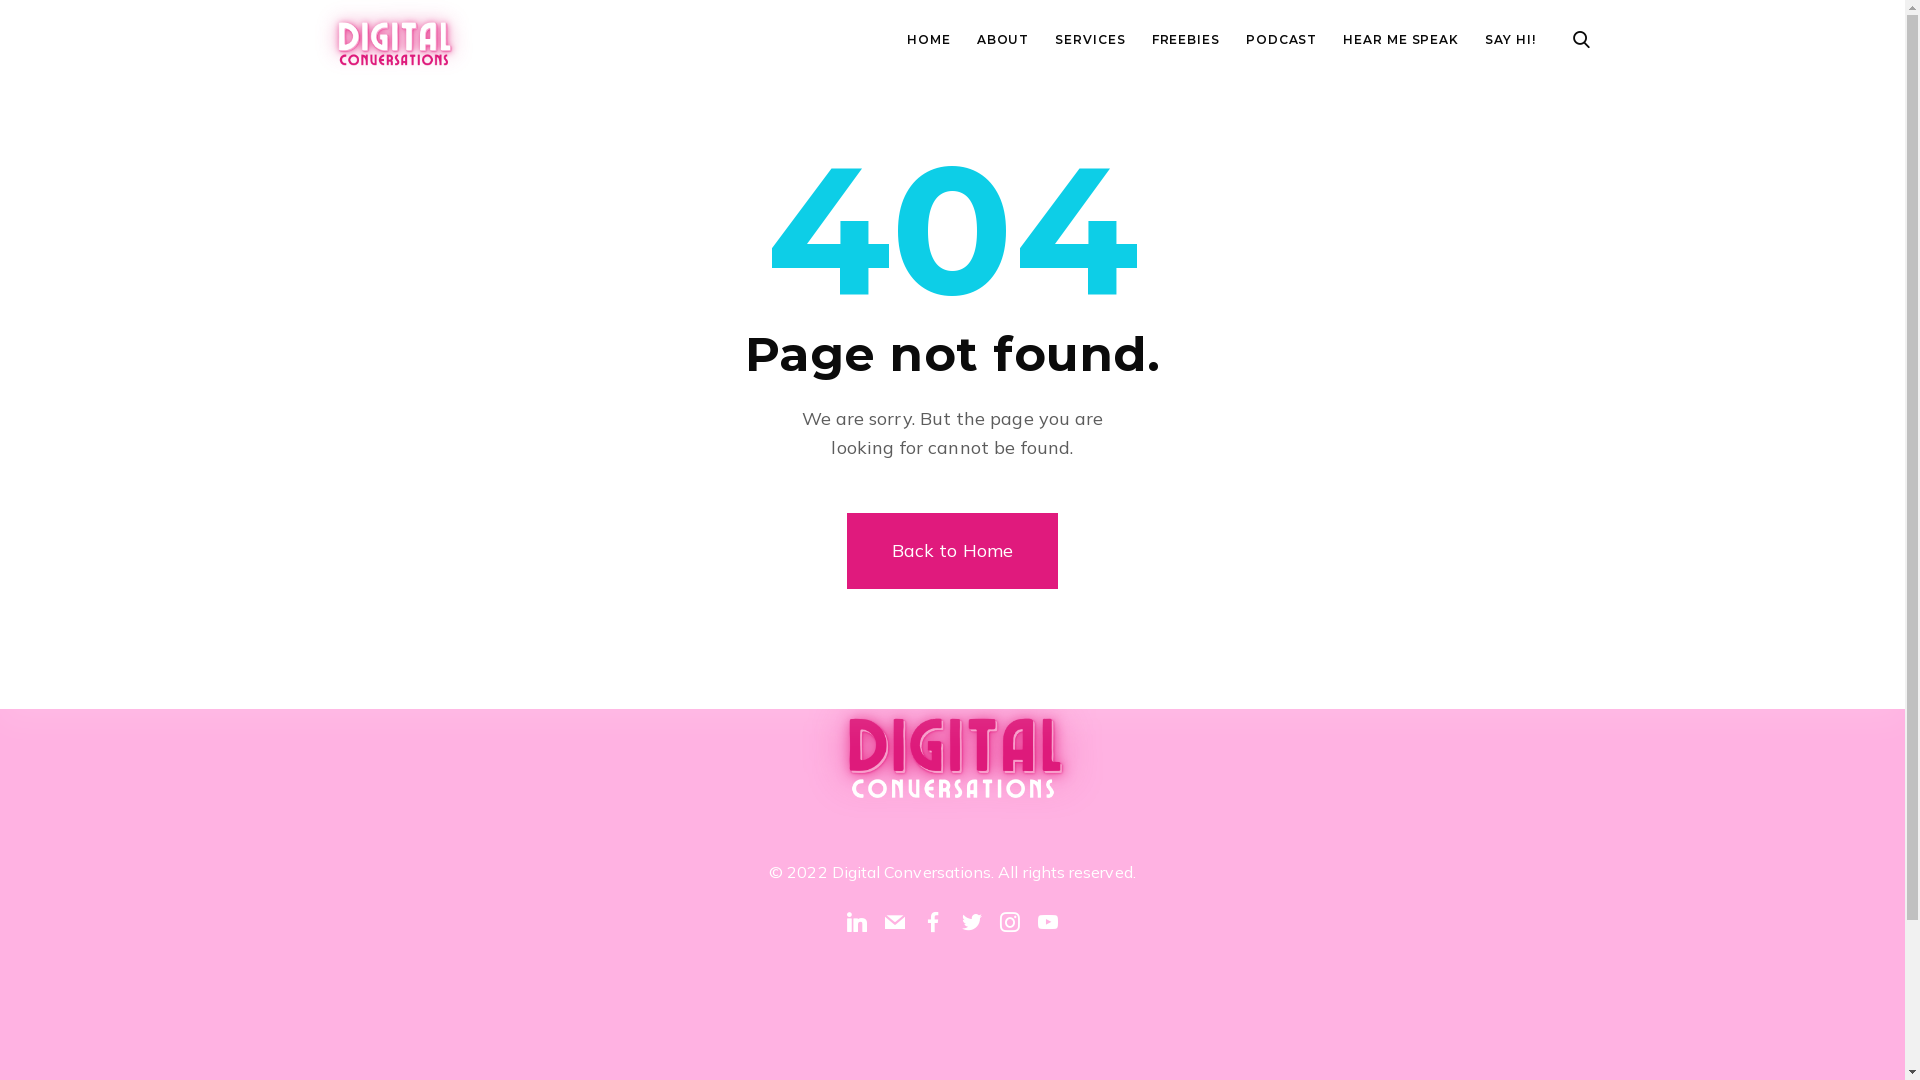  What do you see at coordinates (1400, 39) in the screenshot?
I see `'HEAR ME SPEAK'` at bounding box center [1400, 39].